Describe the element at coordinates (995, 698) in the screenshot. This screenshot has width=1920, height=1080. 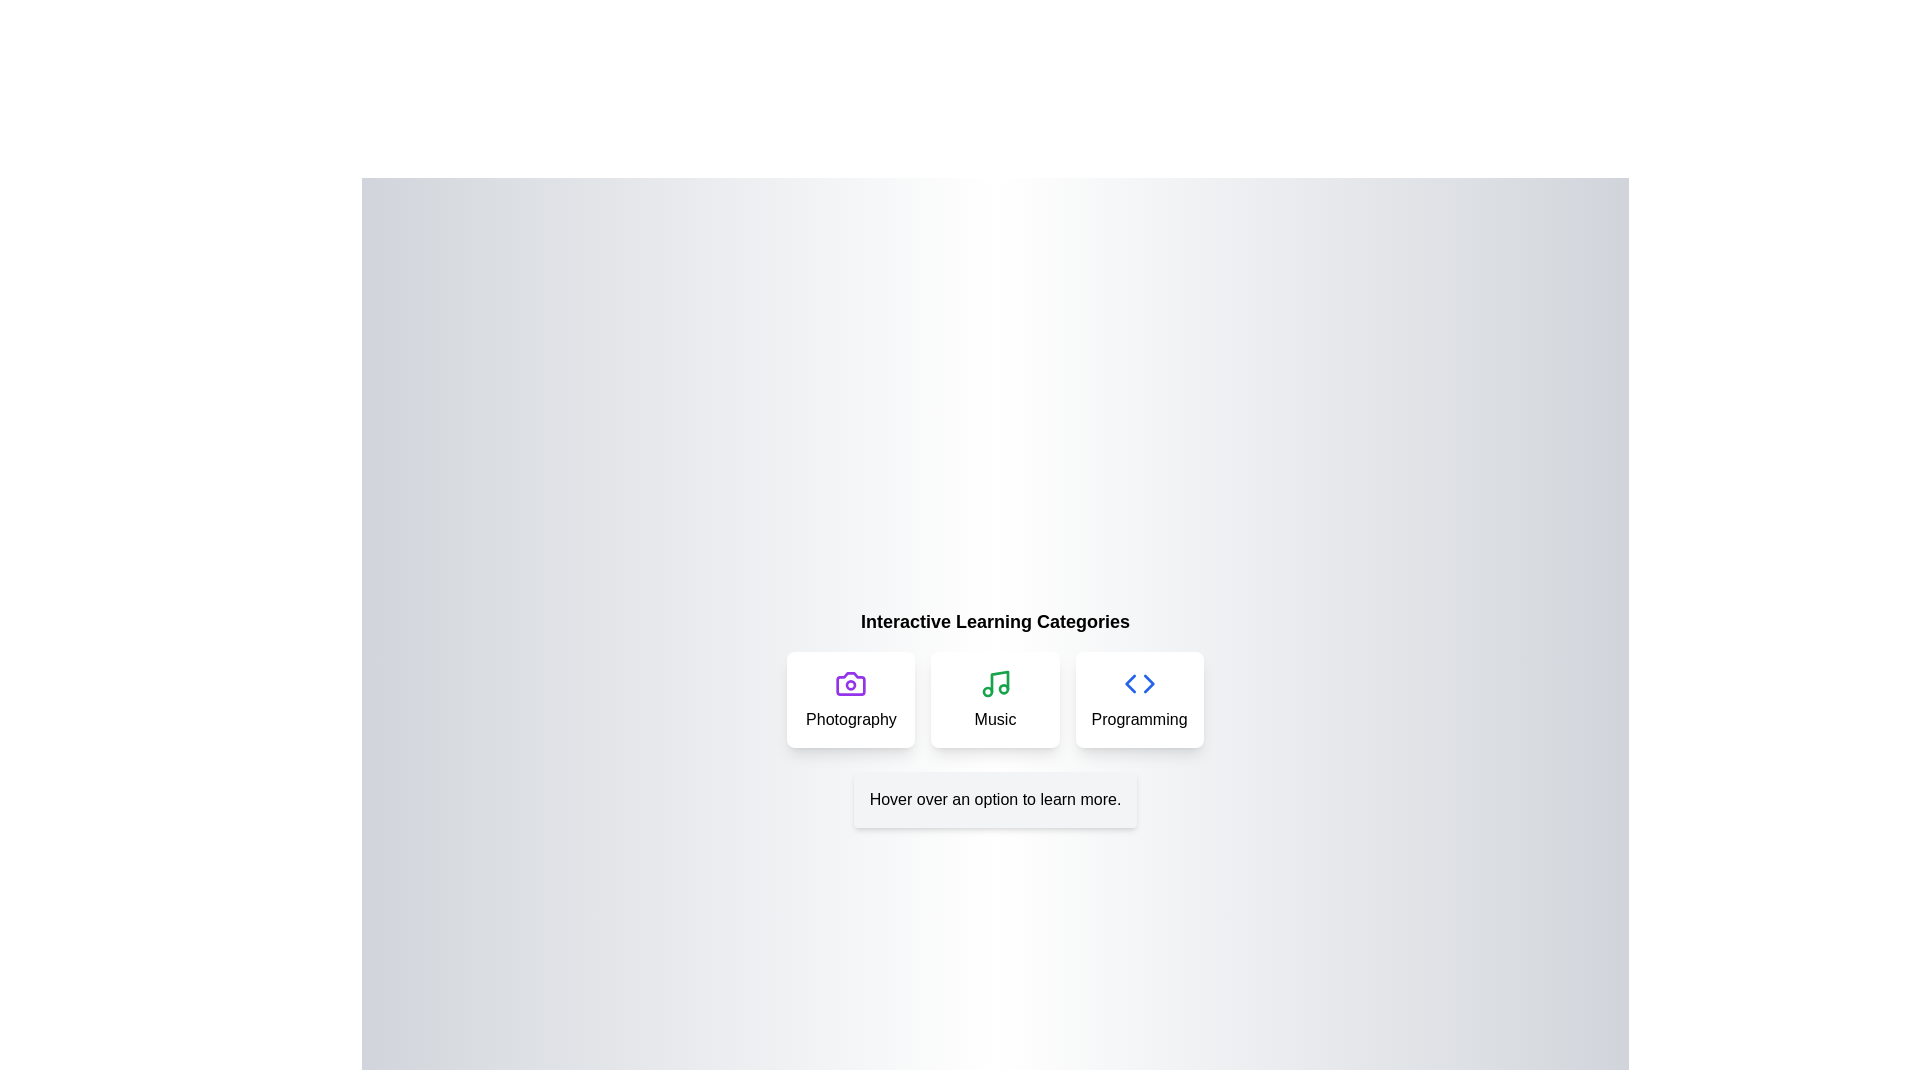
I see `the 'Music' category card` at that location.